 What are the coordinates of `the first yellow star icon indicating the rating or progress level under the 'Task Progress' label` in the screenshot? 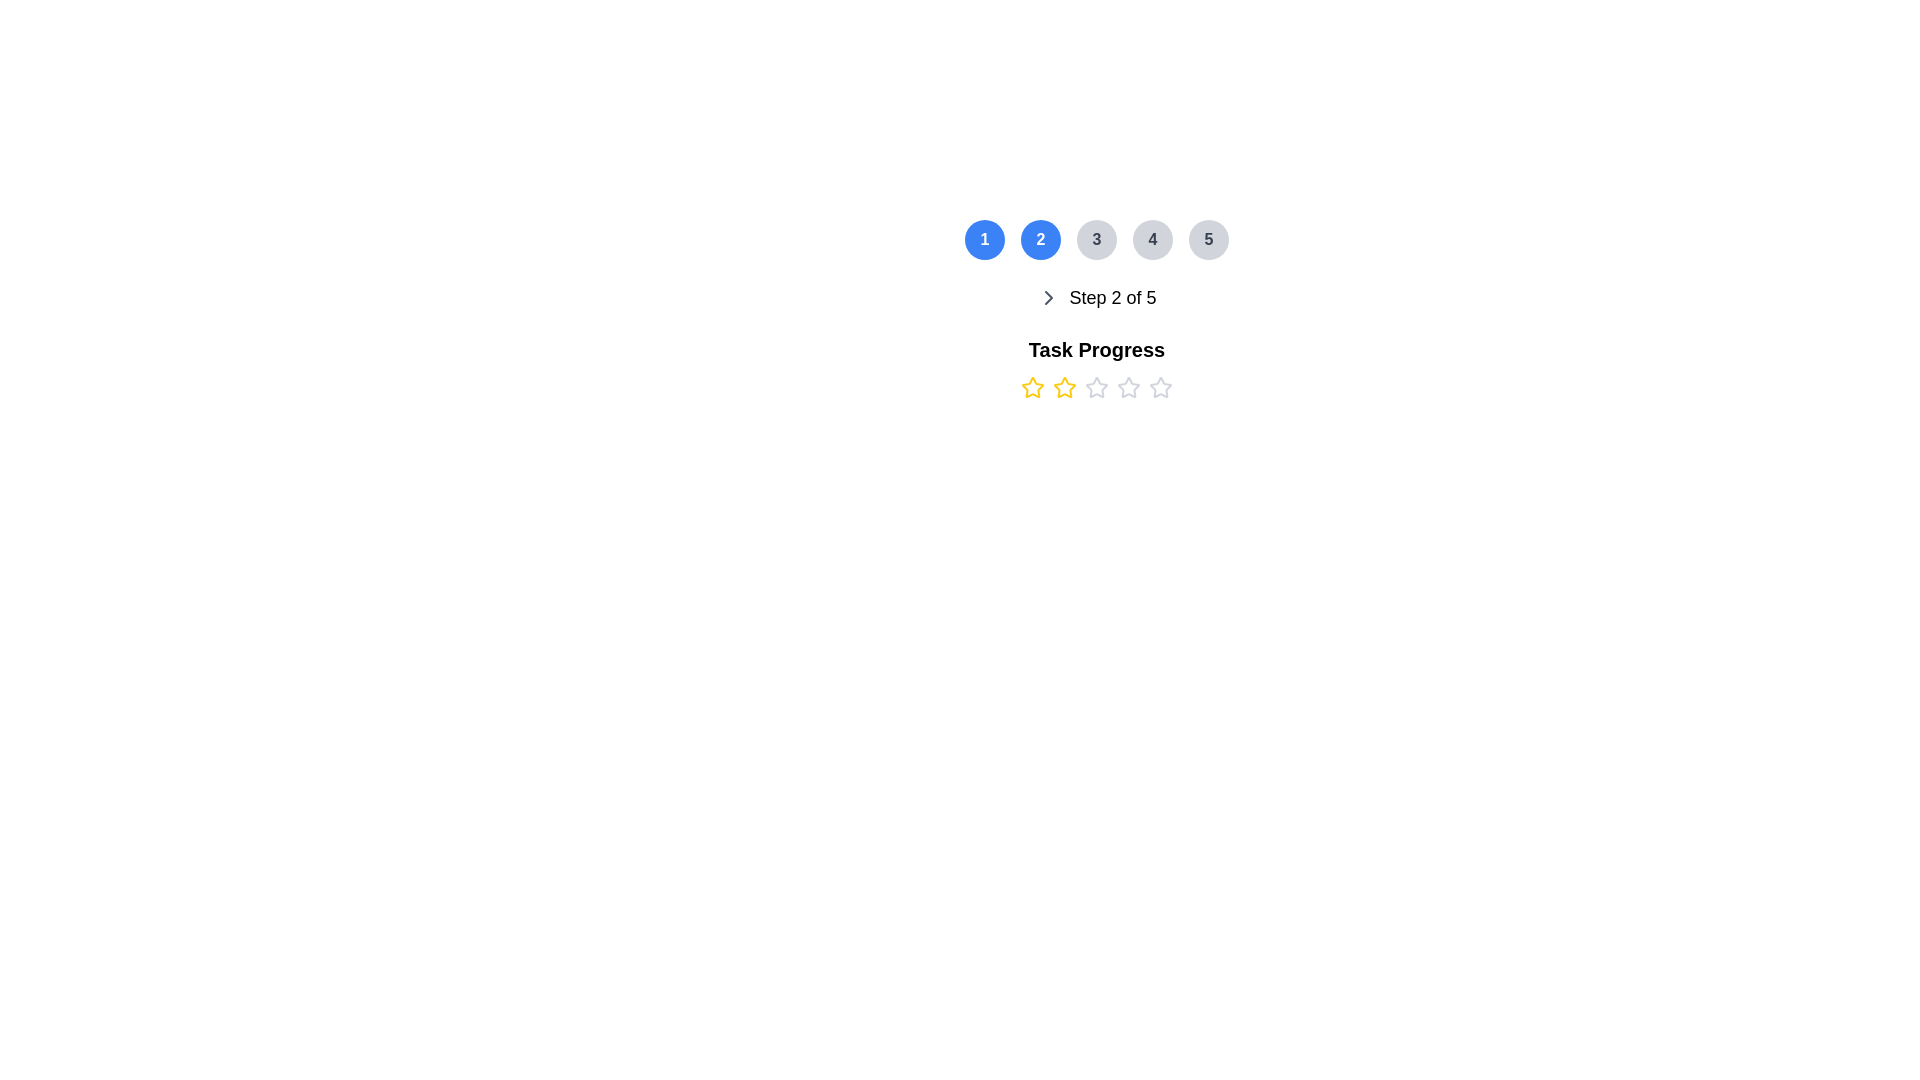 It's located at (1032, 388).